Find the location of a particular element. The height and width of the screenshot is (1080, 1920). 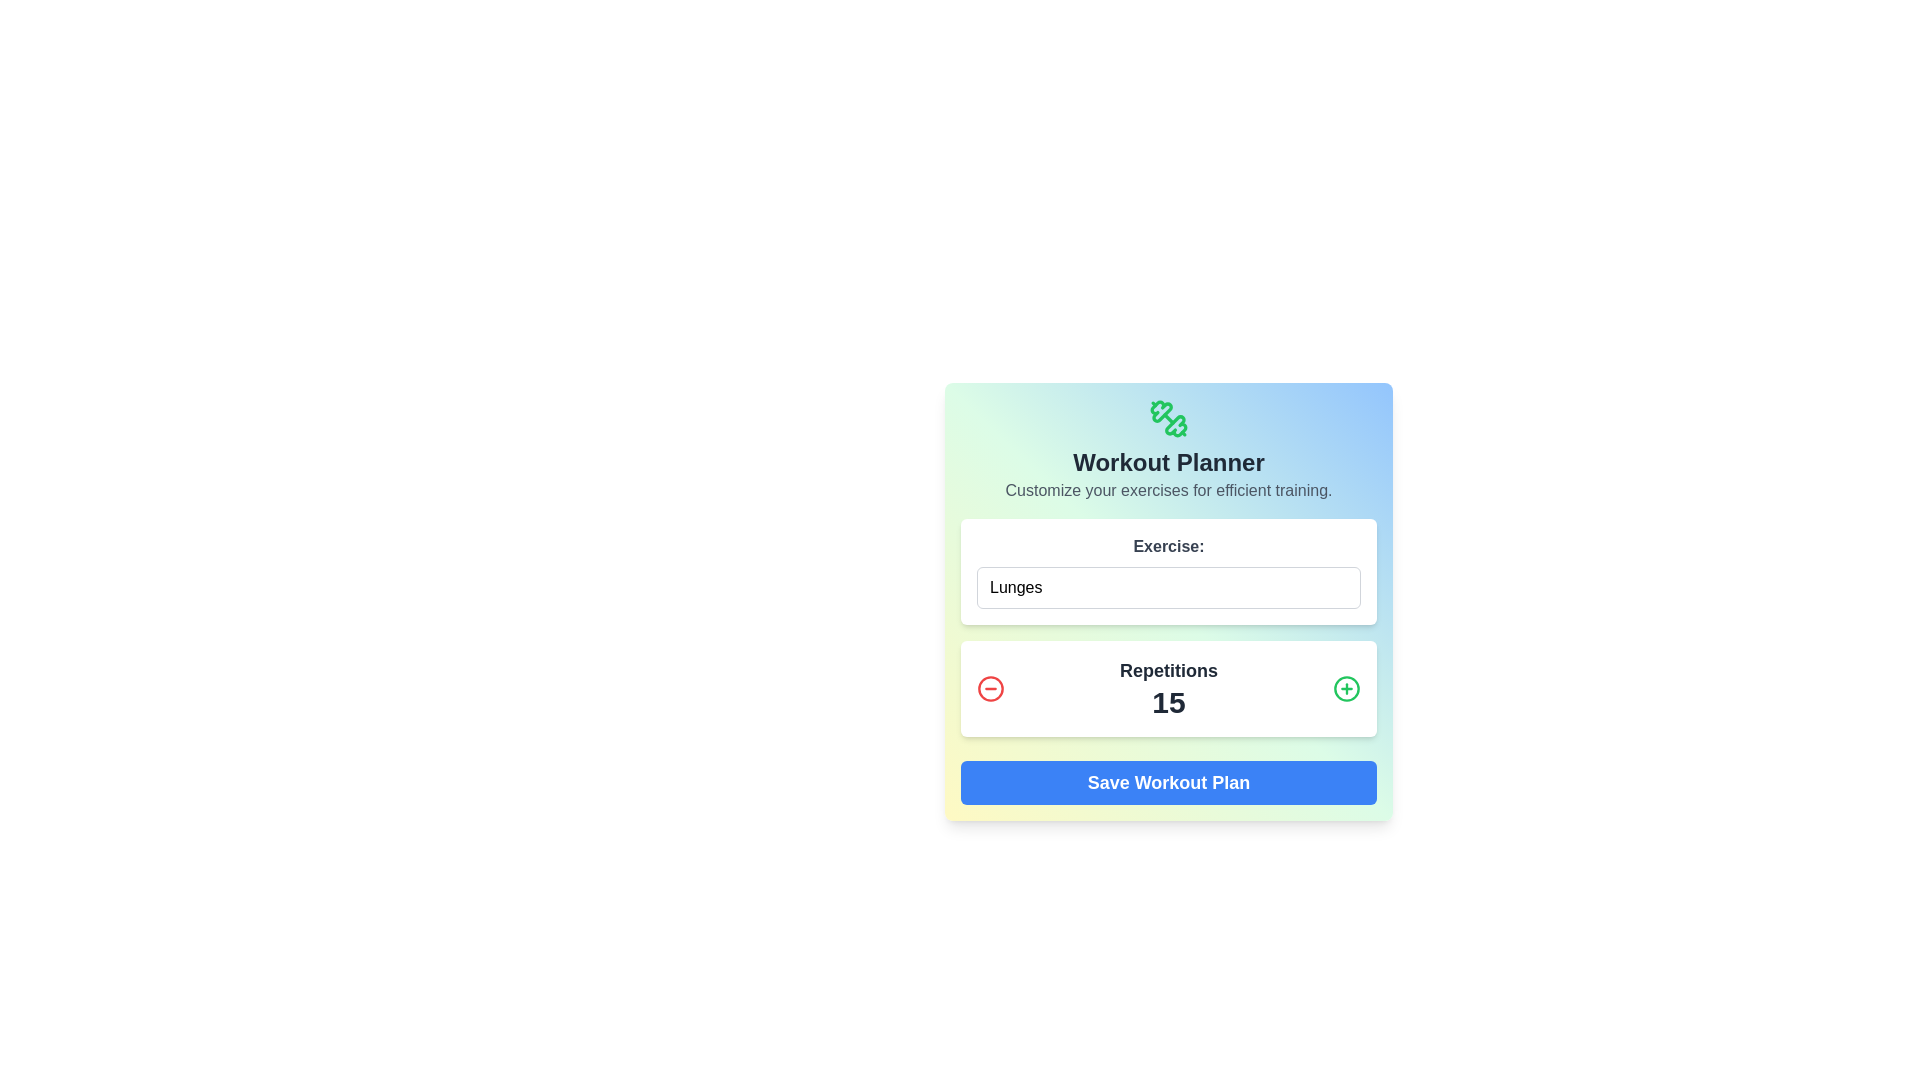

the static text element displaying the current count of repetitions, located centrally below the label 'Repetitions' is located at coordinates (1168, 701).